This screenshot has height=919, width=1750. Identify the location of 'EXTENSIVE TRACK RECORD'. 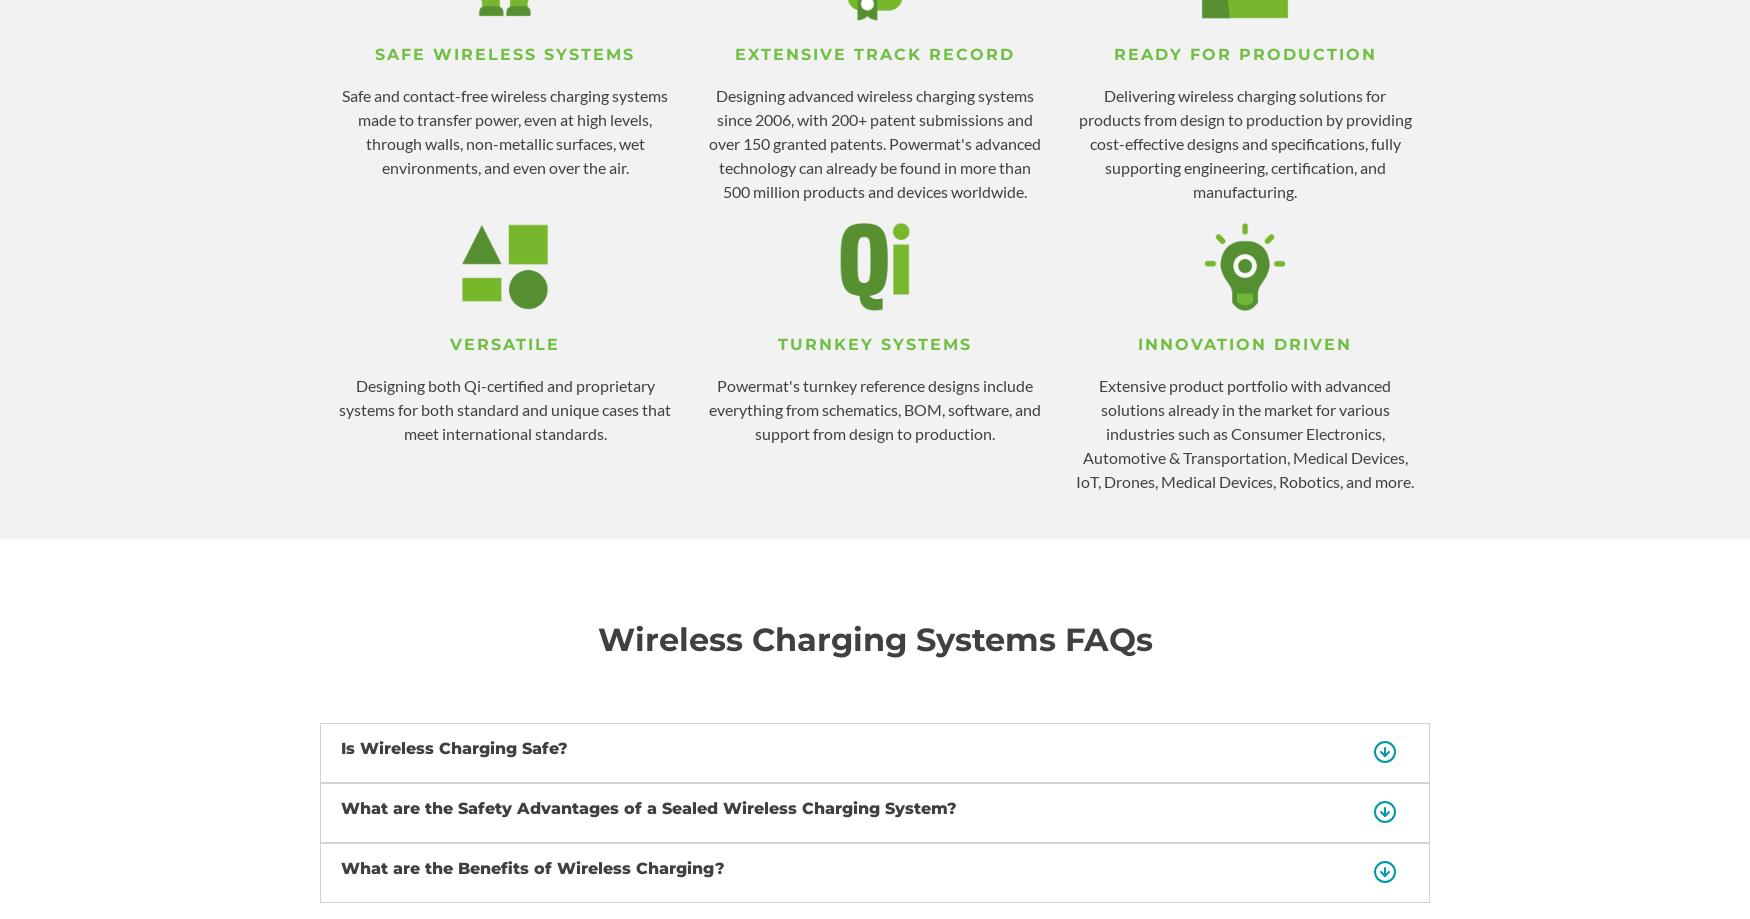
(875, 53).